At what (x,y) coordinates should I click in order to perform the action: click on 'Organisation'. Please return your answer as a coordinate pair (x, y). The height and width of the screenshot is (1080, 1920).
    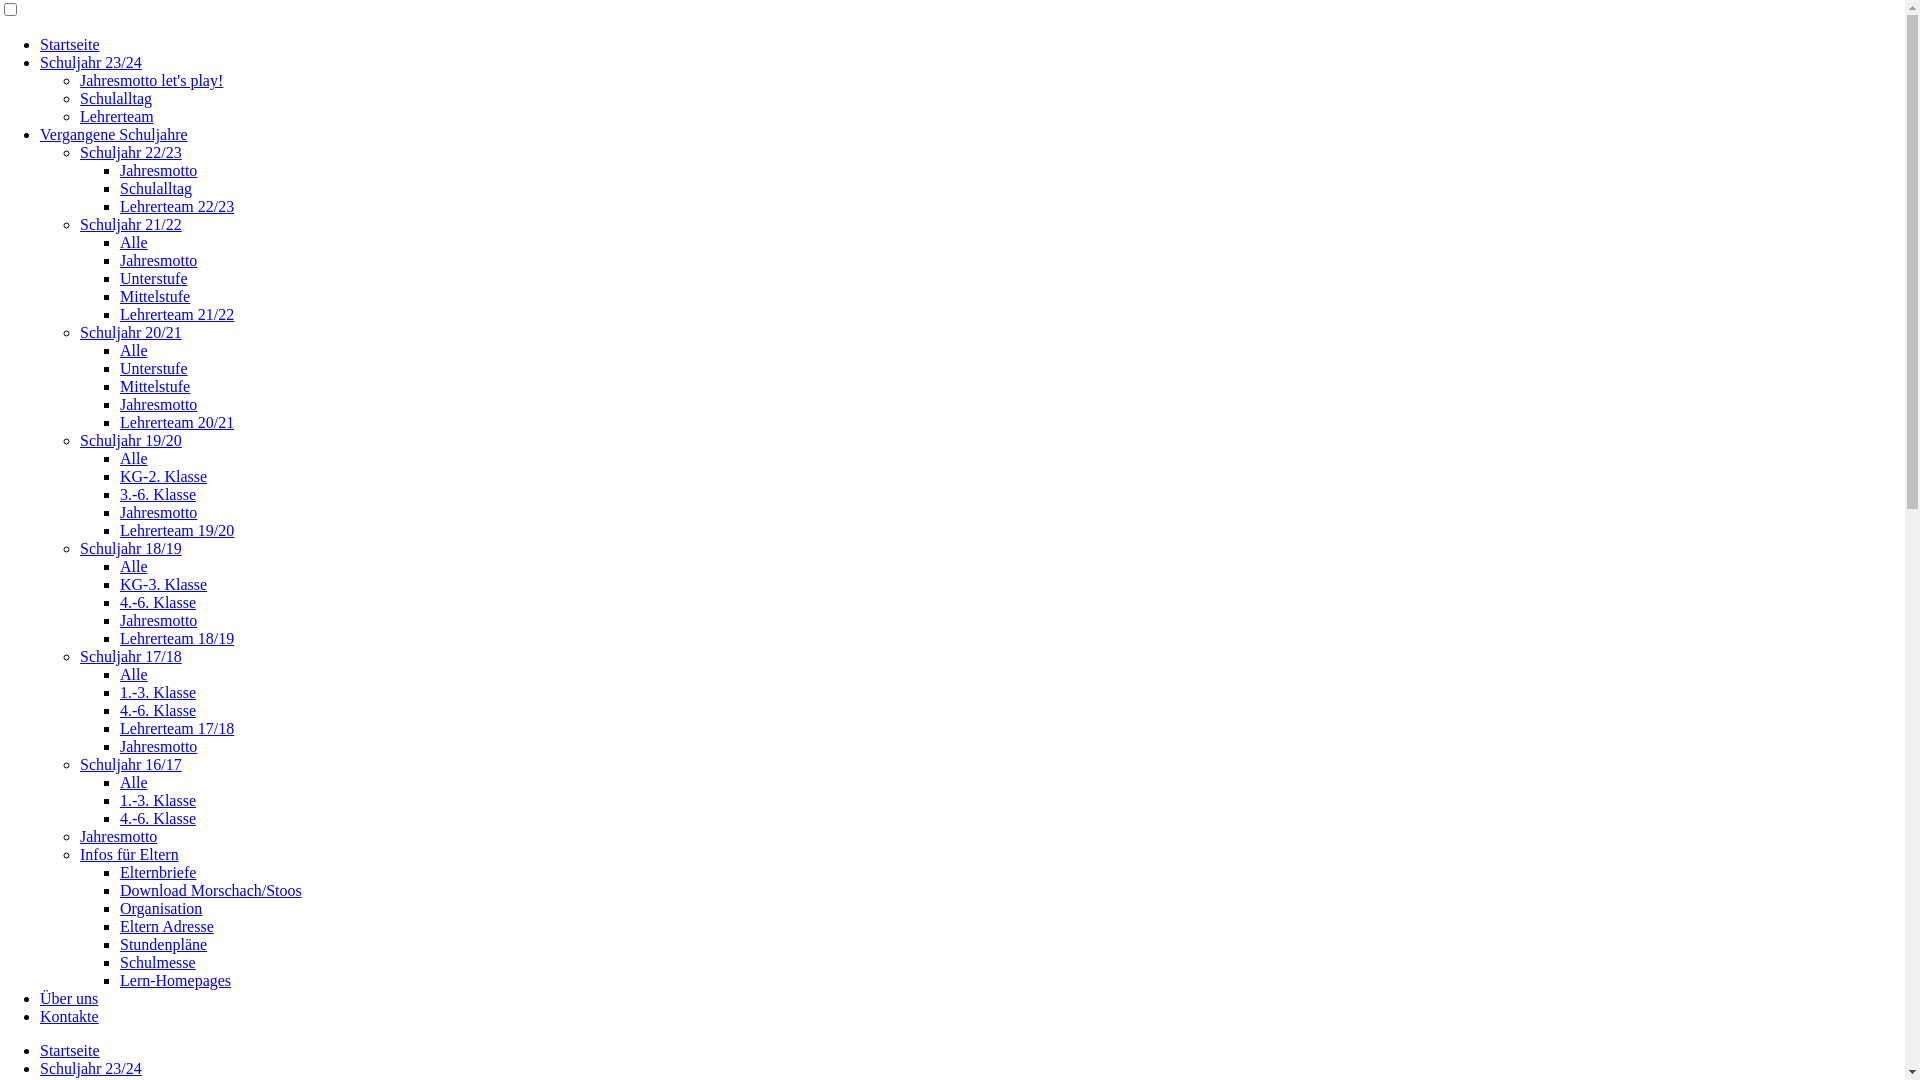
    Looking at the image, I should click on (161, 908).